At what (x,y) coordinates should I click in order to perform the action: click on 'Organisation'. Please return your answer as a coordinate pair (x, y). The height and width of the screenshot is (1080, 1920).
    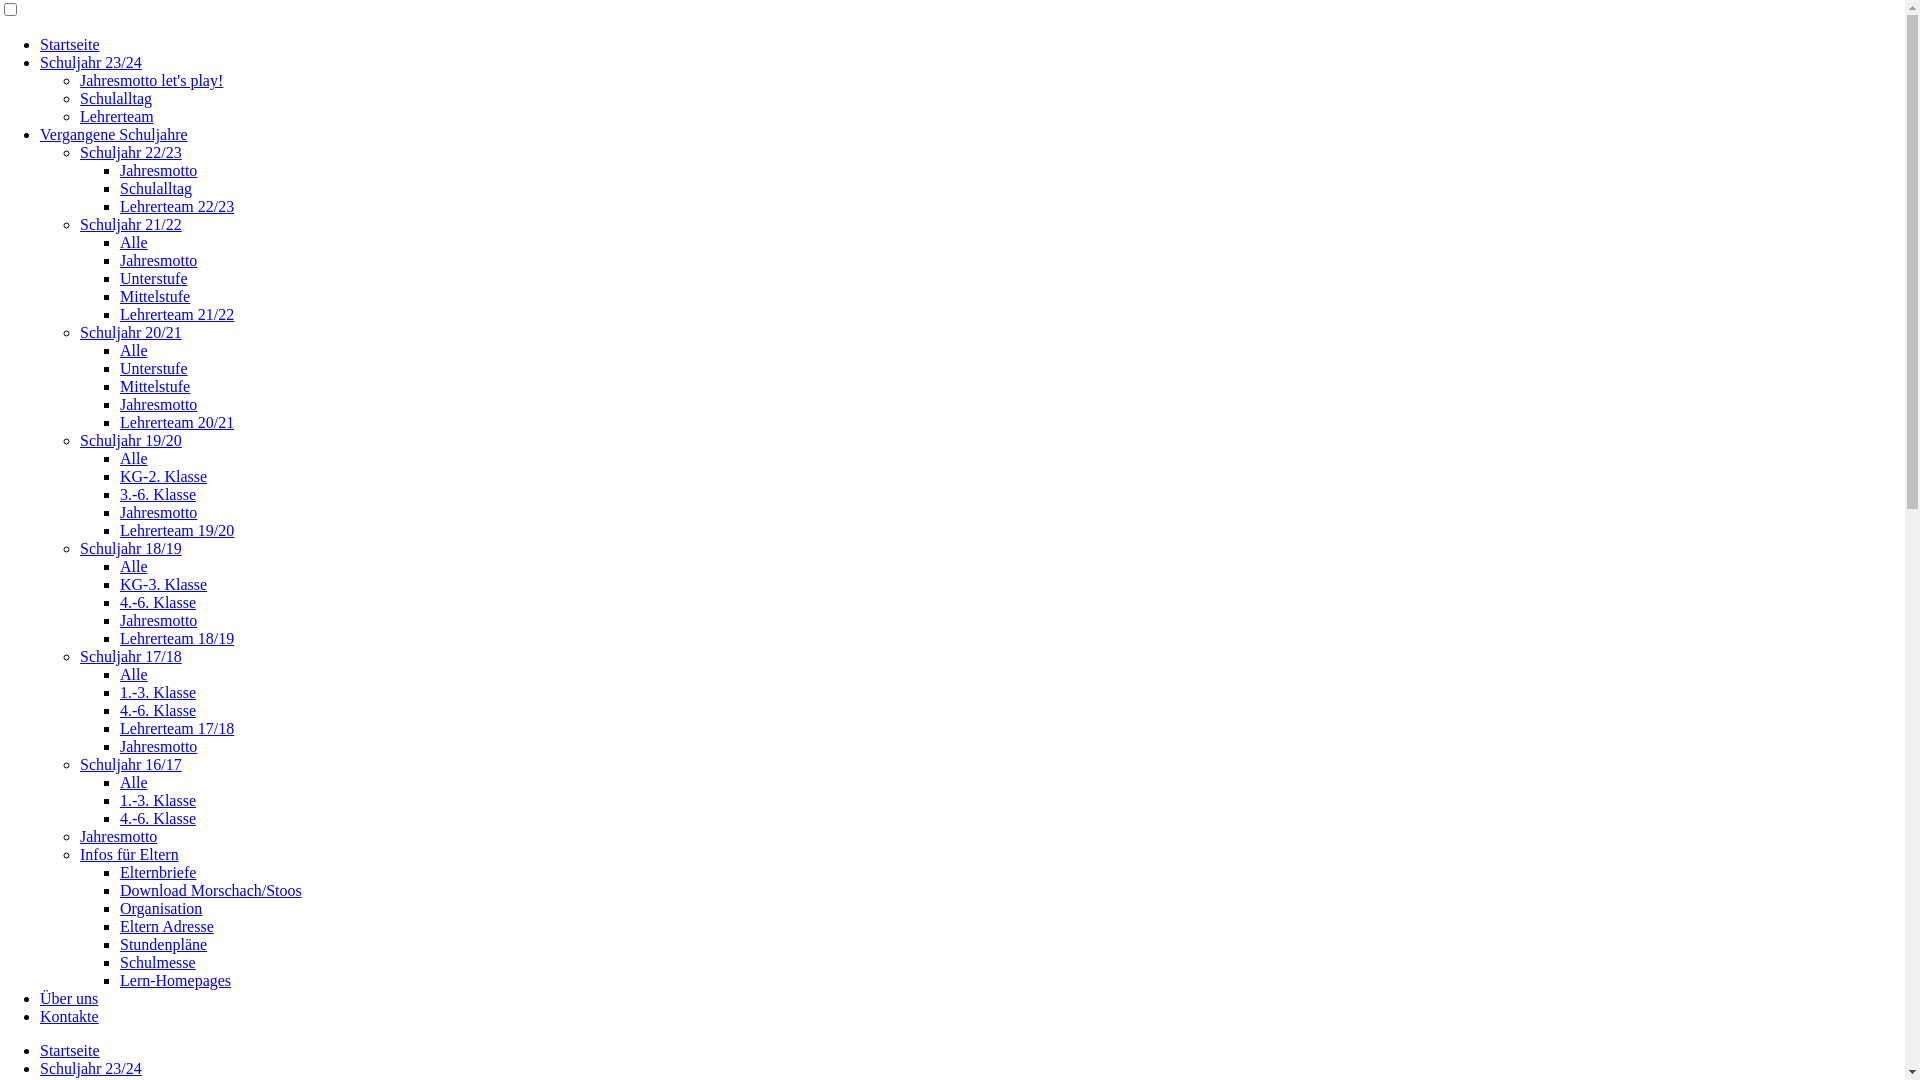
    Looking at the image, I should click on (161, 908).